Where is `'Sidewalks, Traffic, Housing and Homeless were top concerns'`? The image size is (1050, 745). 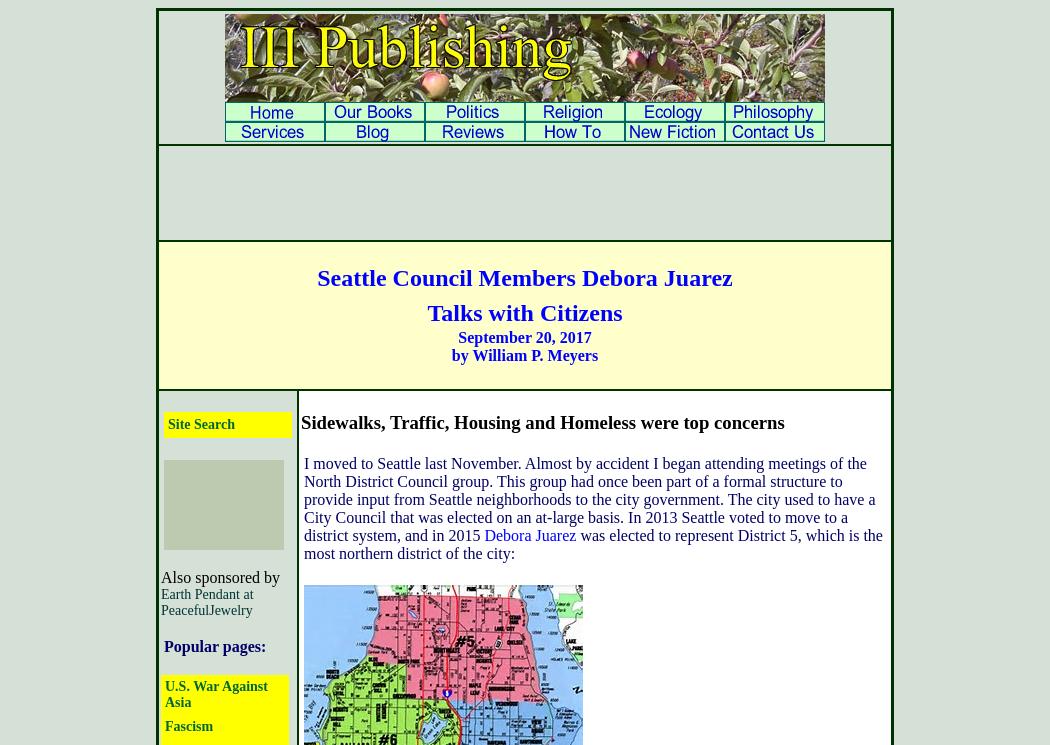
'Sidewalks, Traffic, Housing and Homeless were top concerns' is located at coordinates (301, 421).